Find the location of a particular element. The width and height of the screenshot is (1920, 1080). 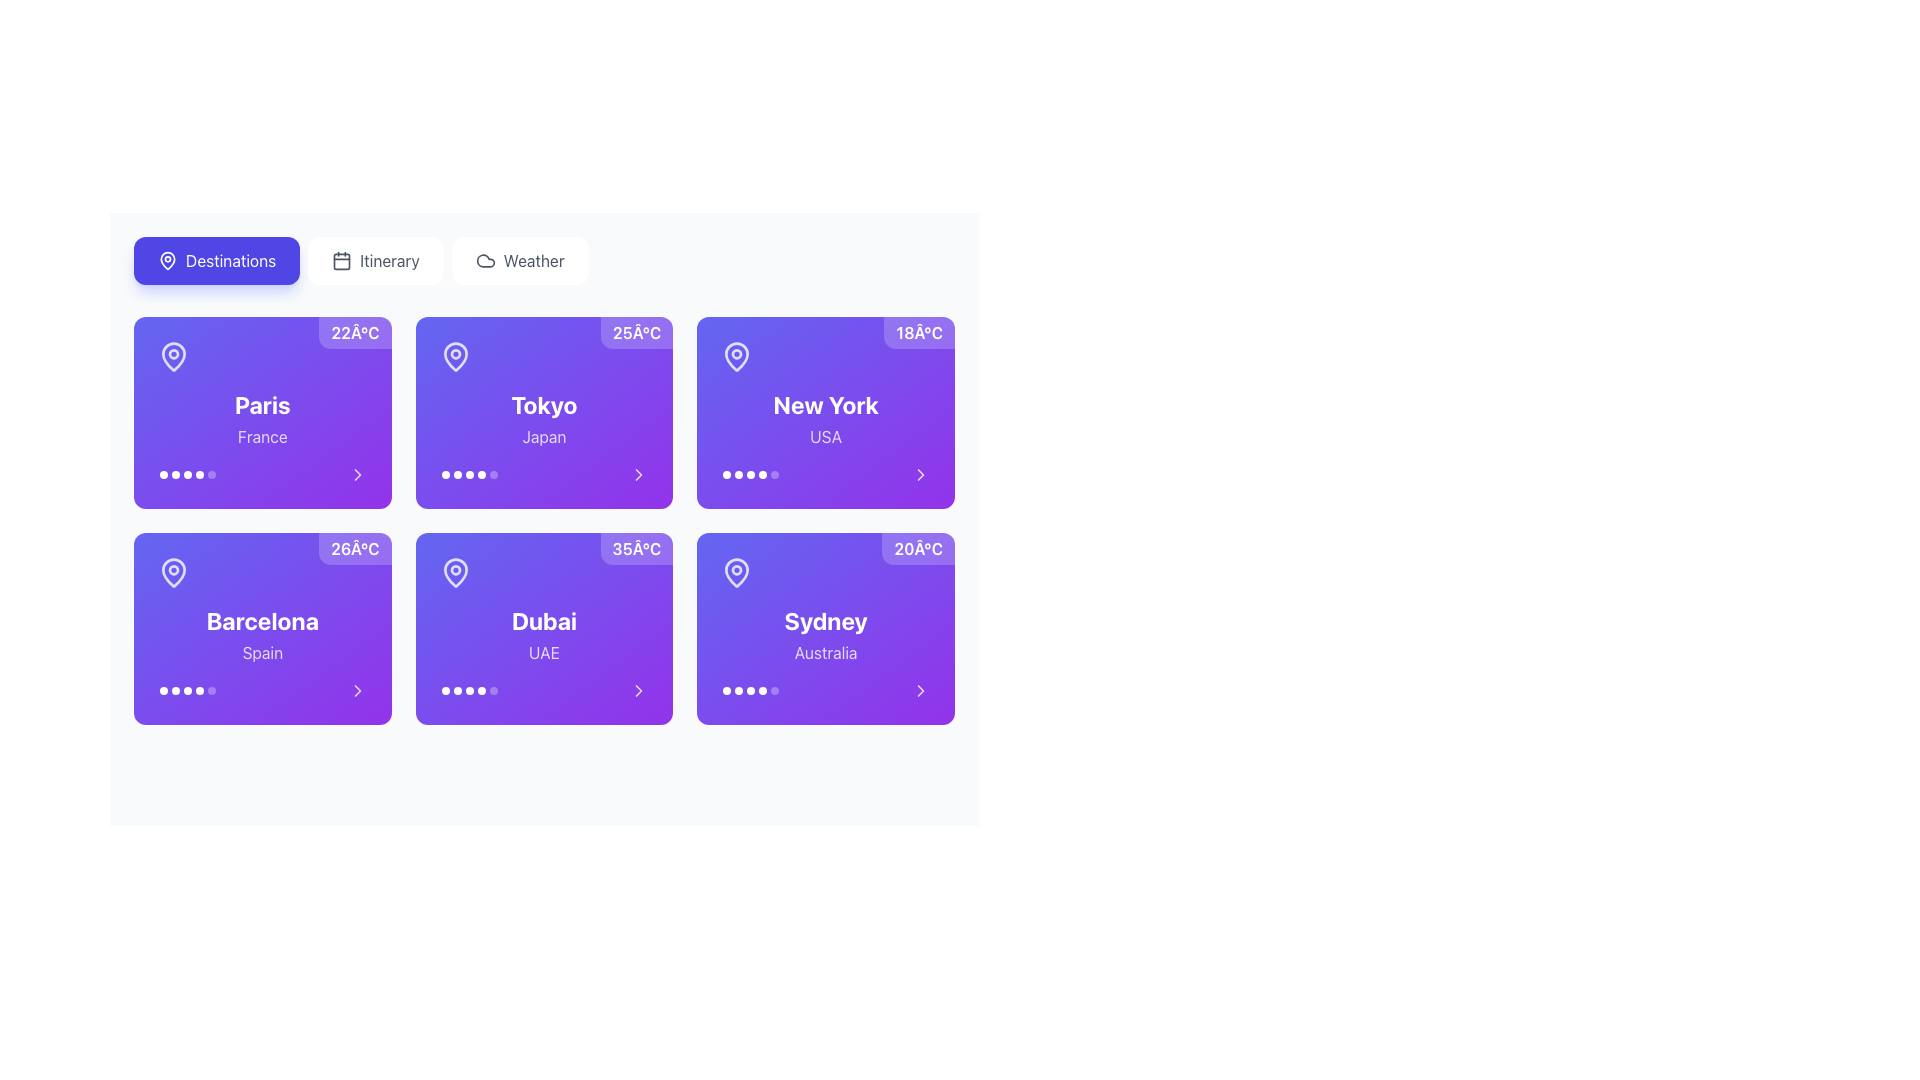

the geographical location marker icon representing 'Tokyo, Japan' located at the top-center inside the card in the second column of the first row of the grid is located at coordinates (454, 356).